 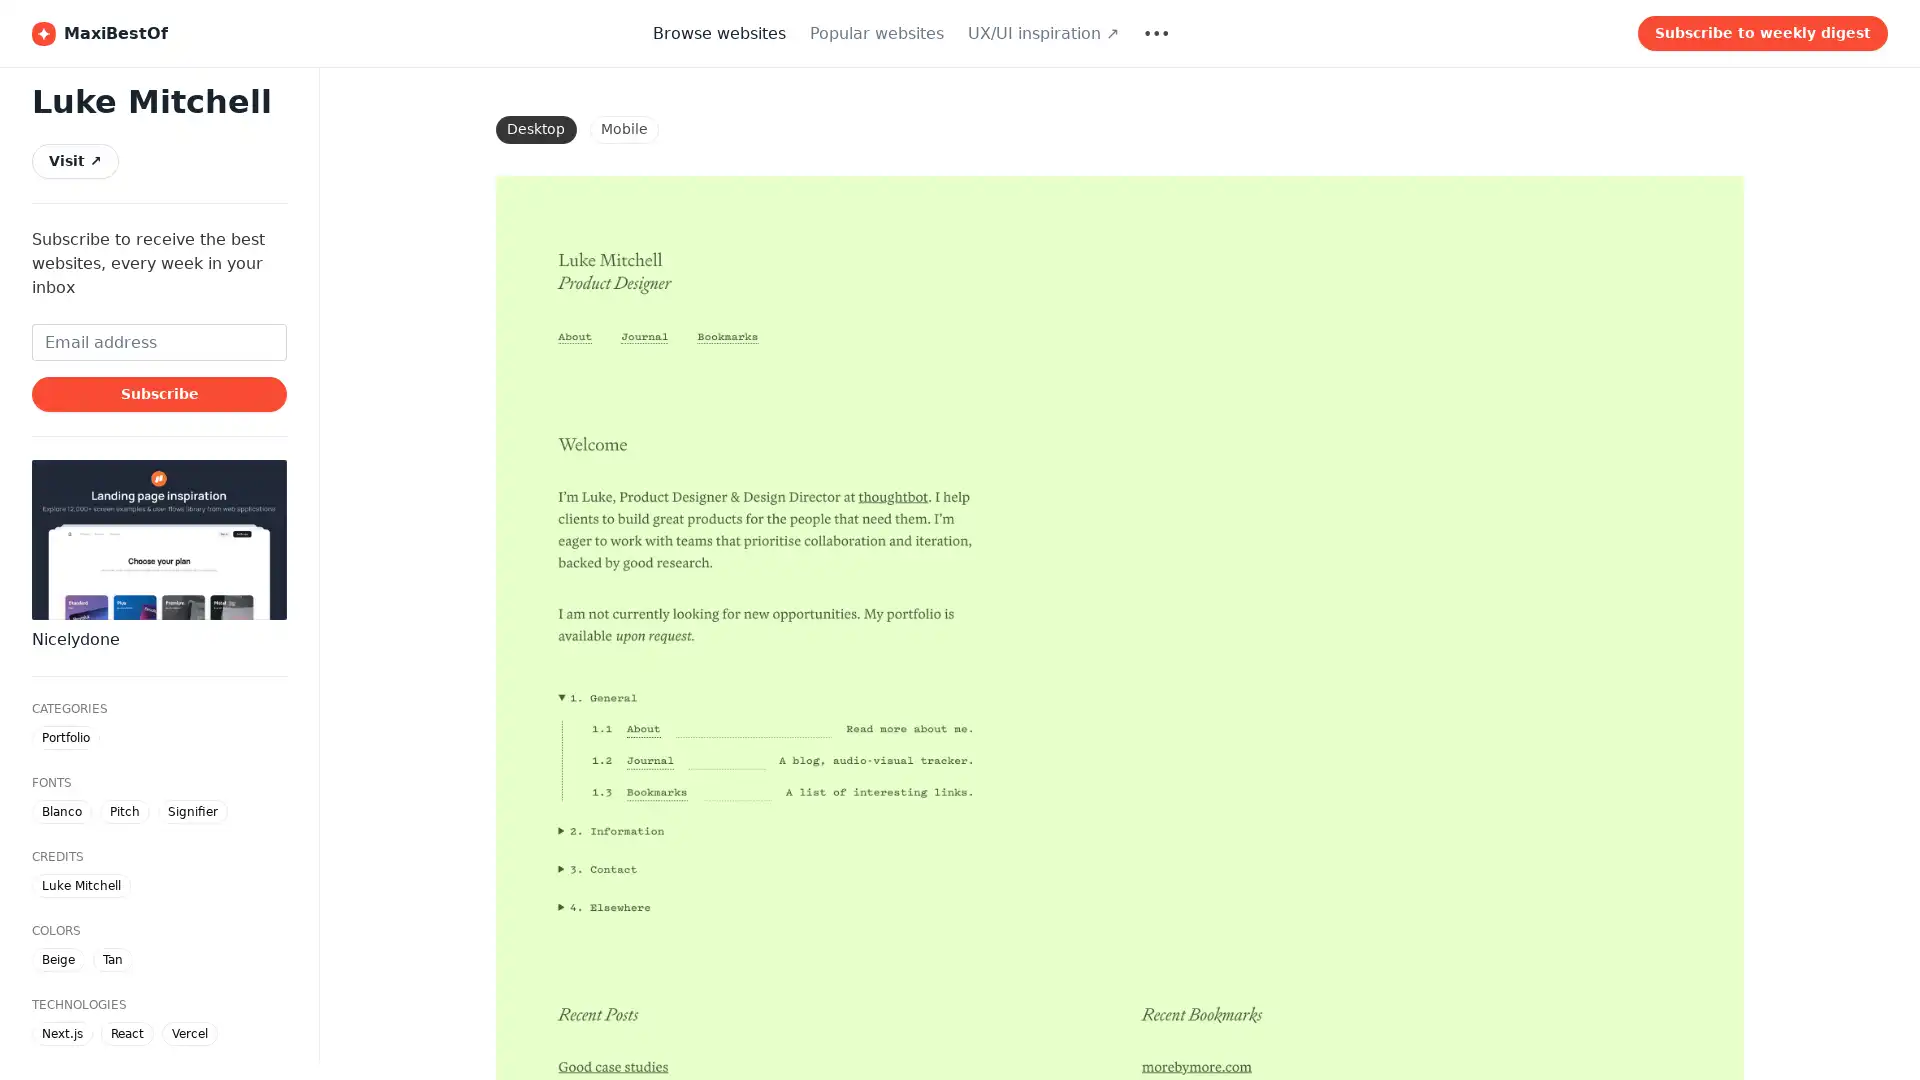 I want to click on Subscribe to weekly digest, so click(x=1762, y=33).